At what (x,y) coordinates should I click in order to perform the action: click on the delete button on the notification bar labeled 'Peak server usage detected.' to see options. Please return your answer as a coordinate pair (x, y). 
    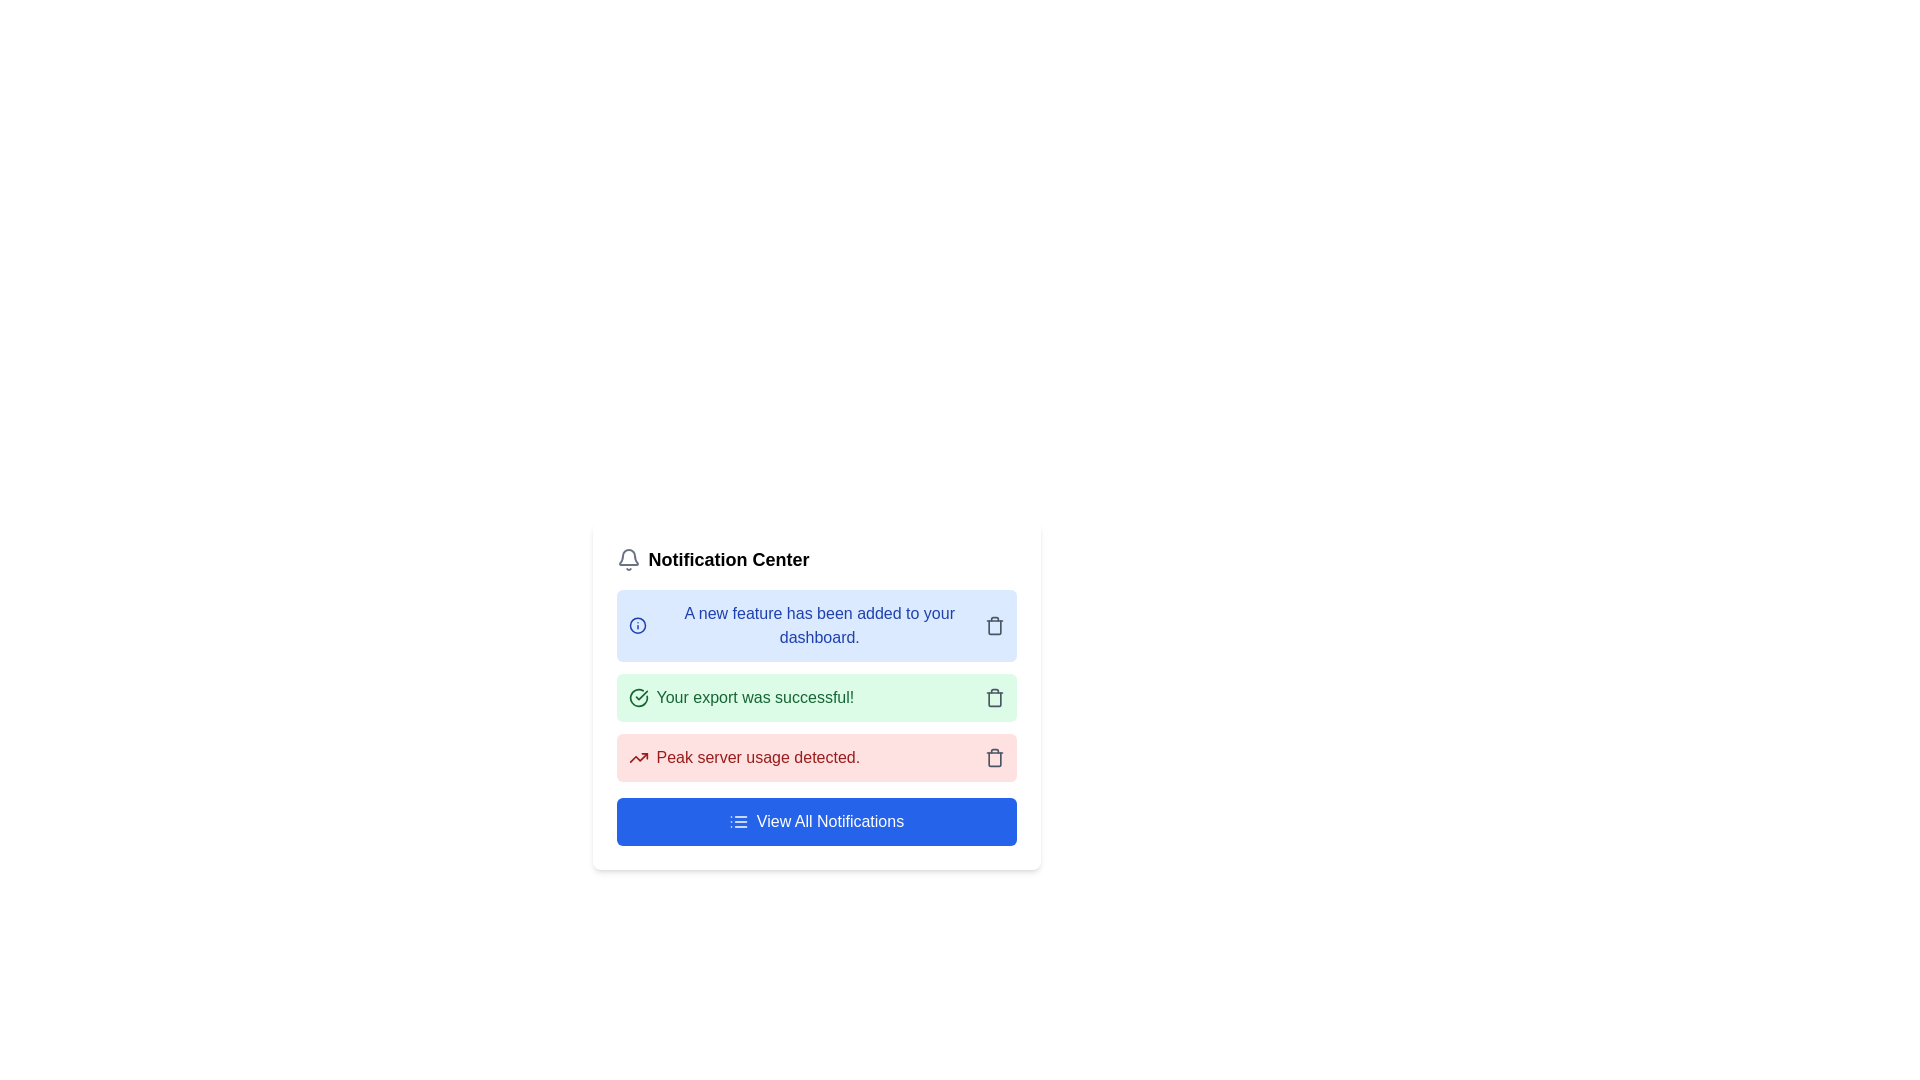
    Looking at the image, I should click on (994, 758).